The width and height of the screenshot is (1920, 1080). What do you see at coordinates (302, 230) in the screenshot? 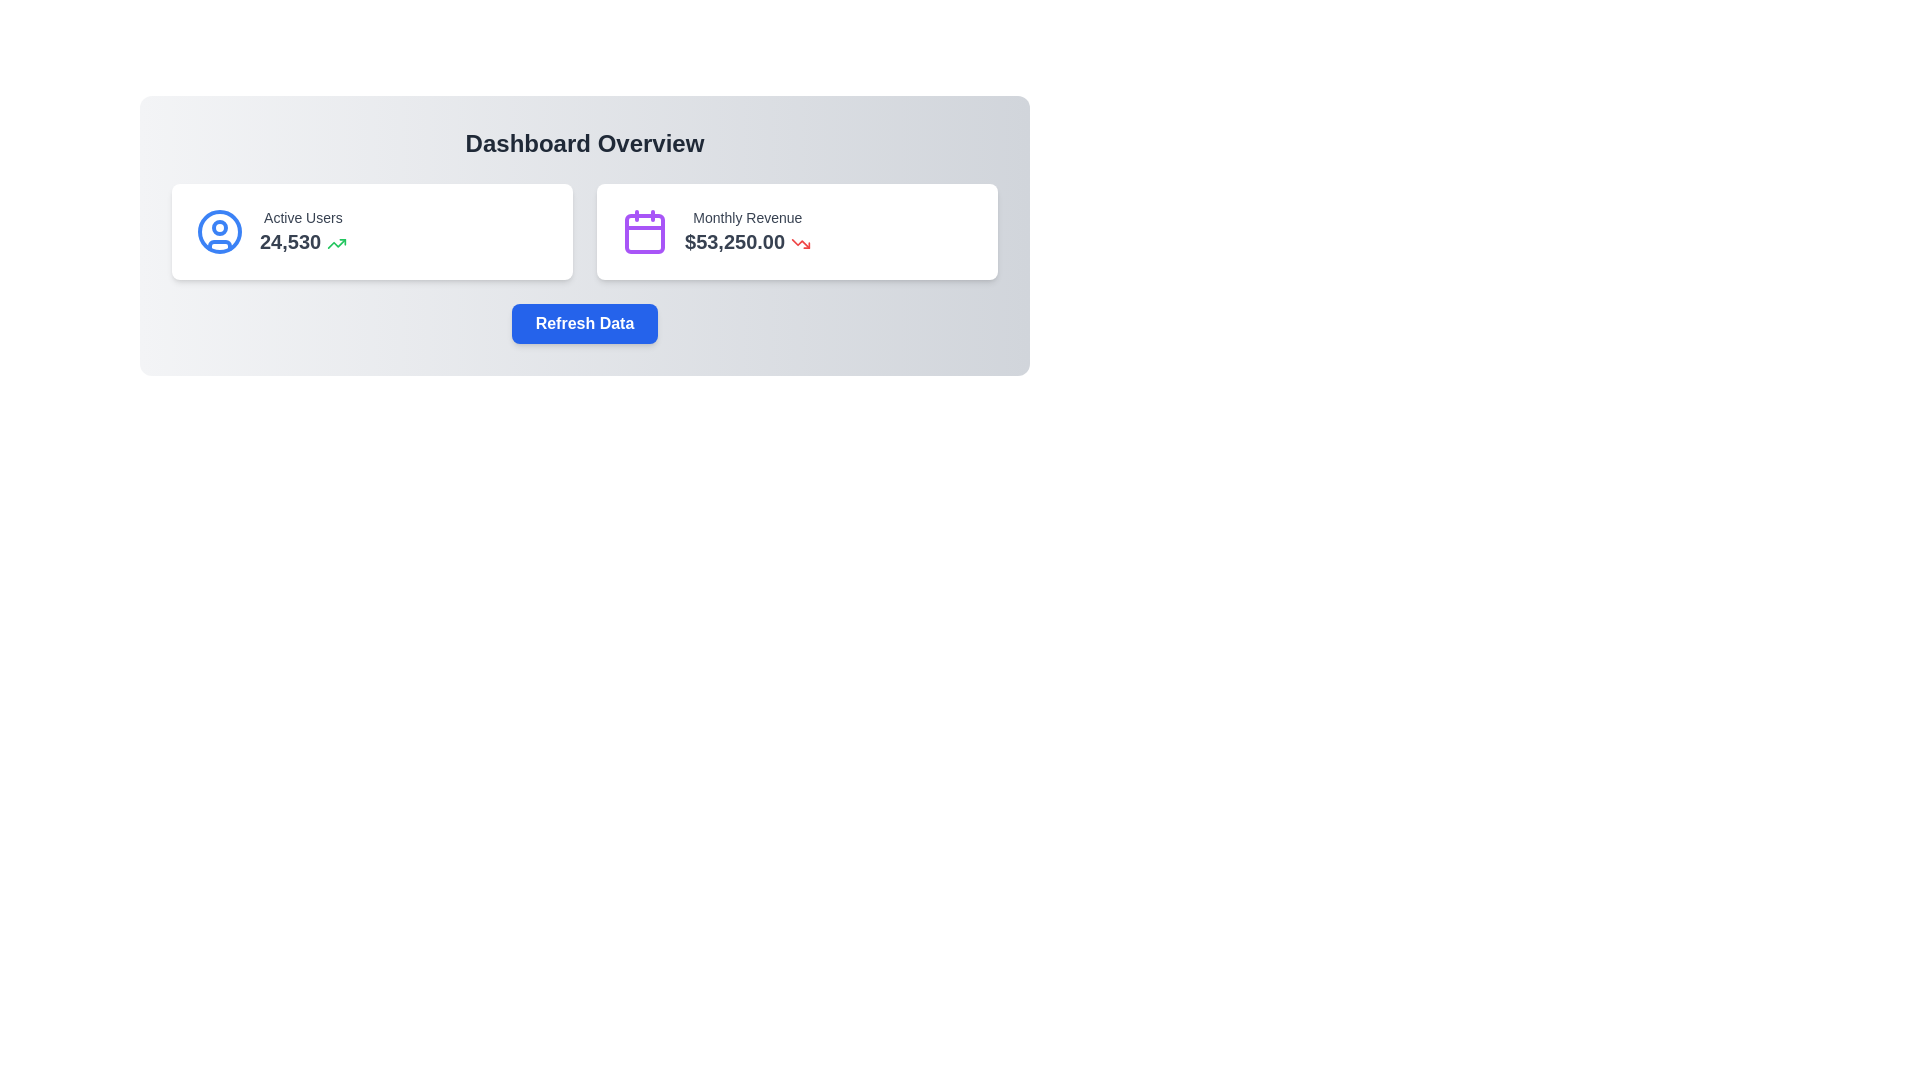
I see `the 'Active Users' textual metric display, which shows the number '24,530' and a green trending upwards arrow icon` at bounding box center [302, 230].